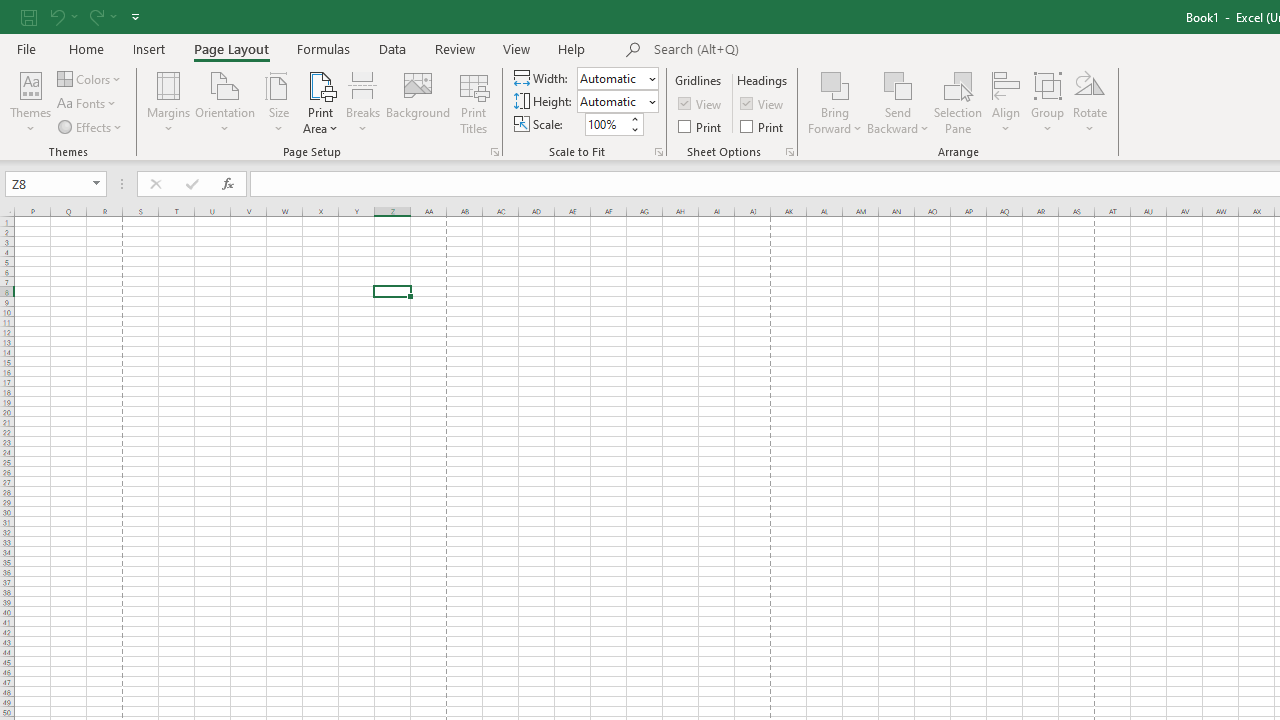 This screenshot has width=1280, height=720. I want to click on 'Background...', so click(417, 103).